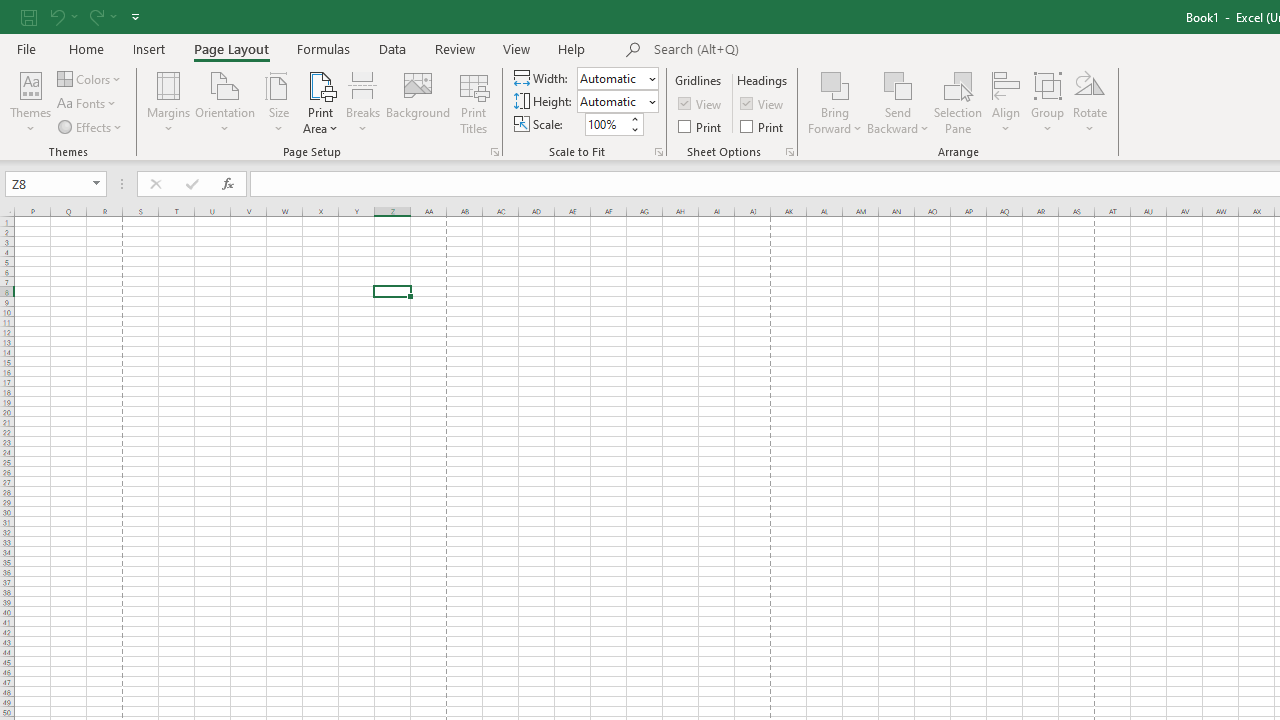 This screenshot has width=1280, height=720. I want to click on 'Background...', so click(417, 103).